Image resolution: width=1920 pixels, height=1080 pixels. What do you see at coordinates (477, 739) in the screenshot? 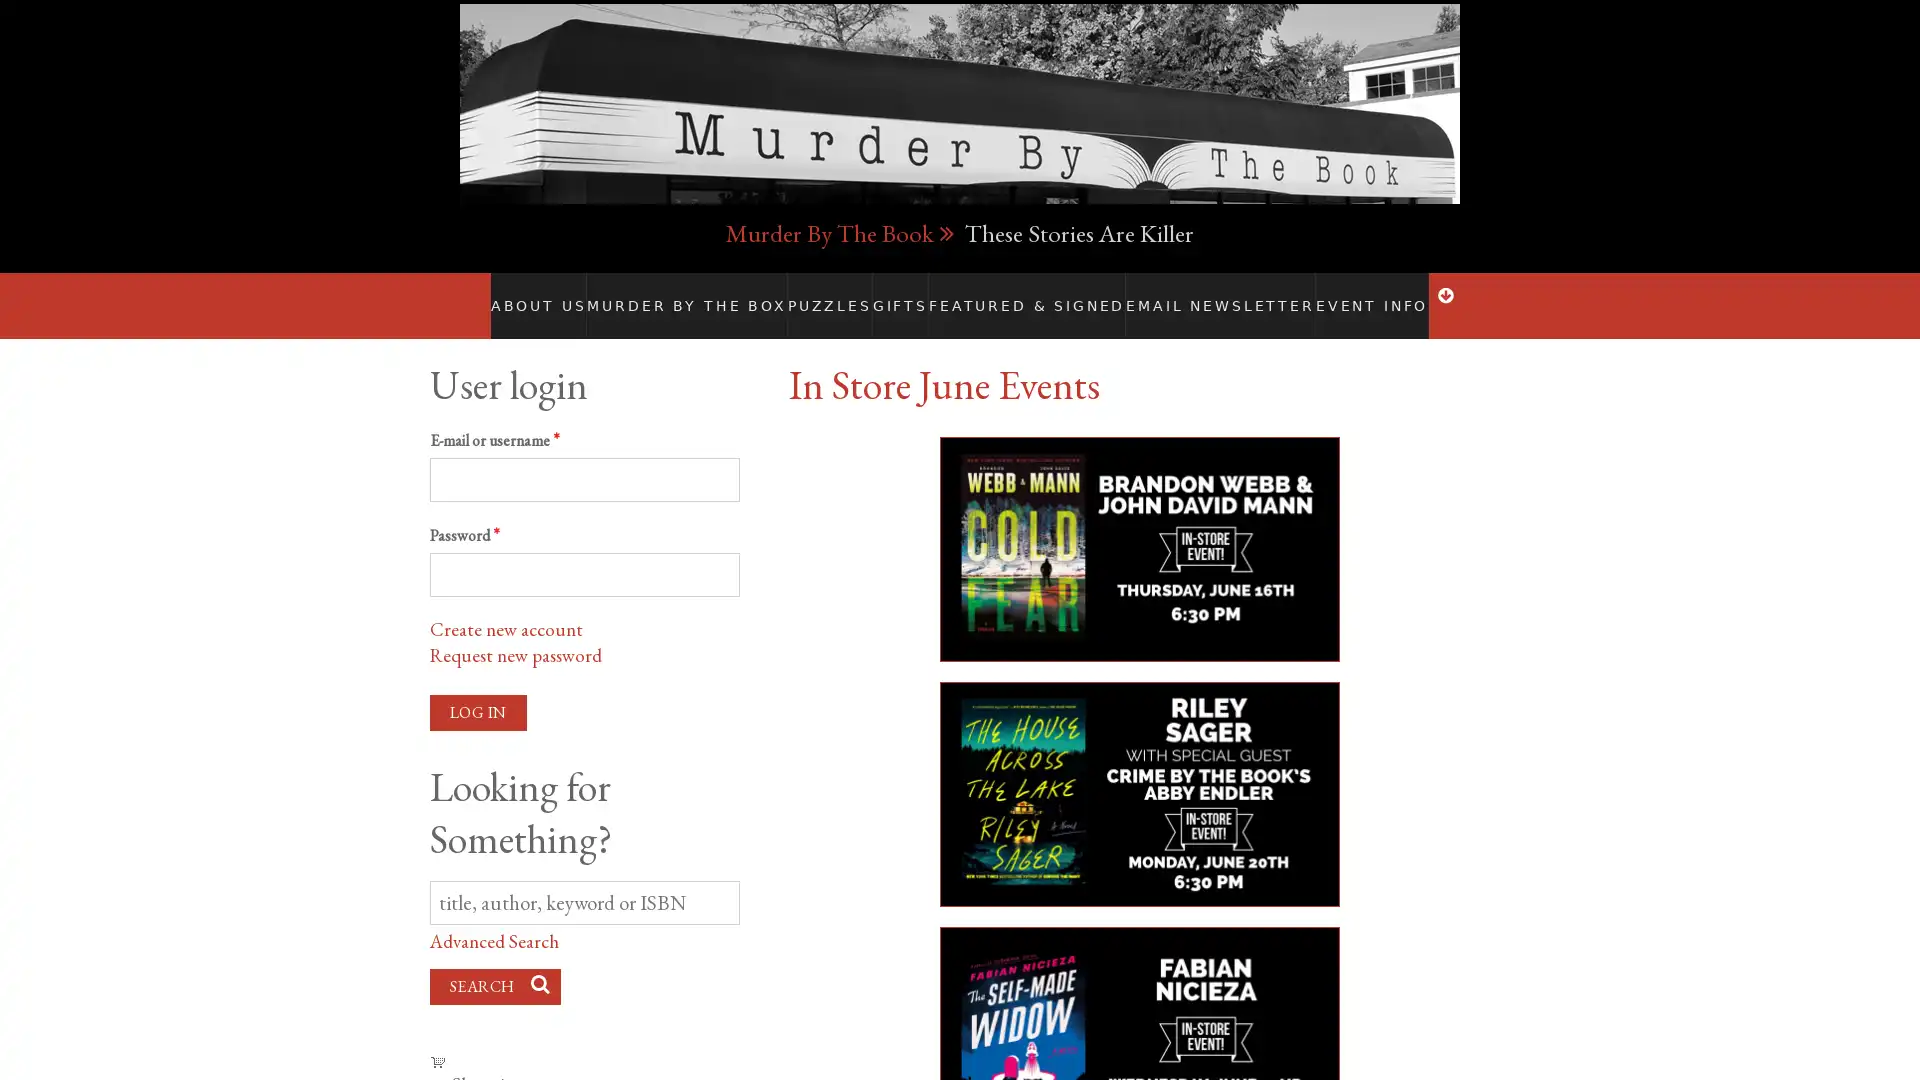
I see `Log in` at bounding box center [477, 739].